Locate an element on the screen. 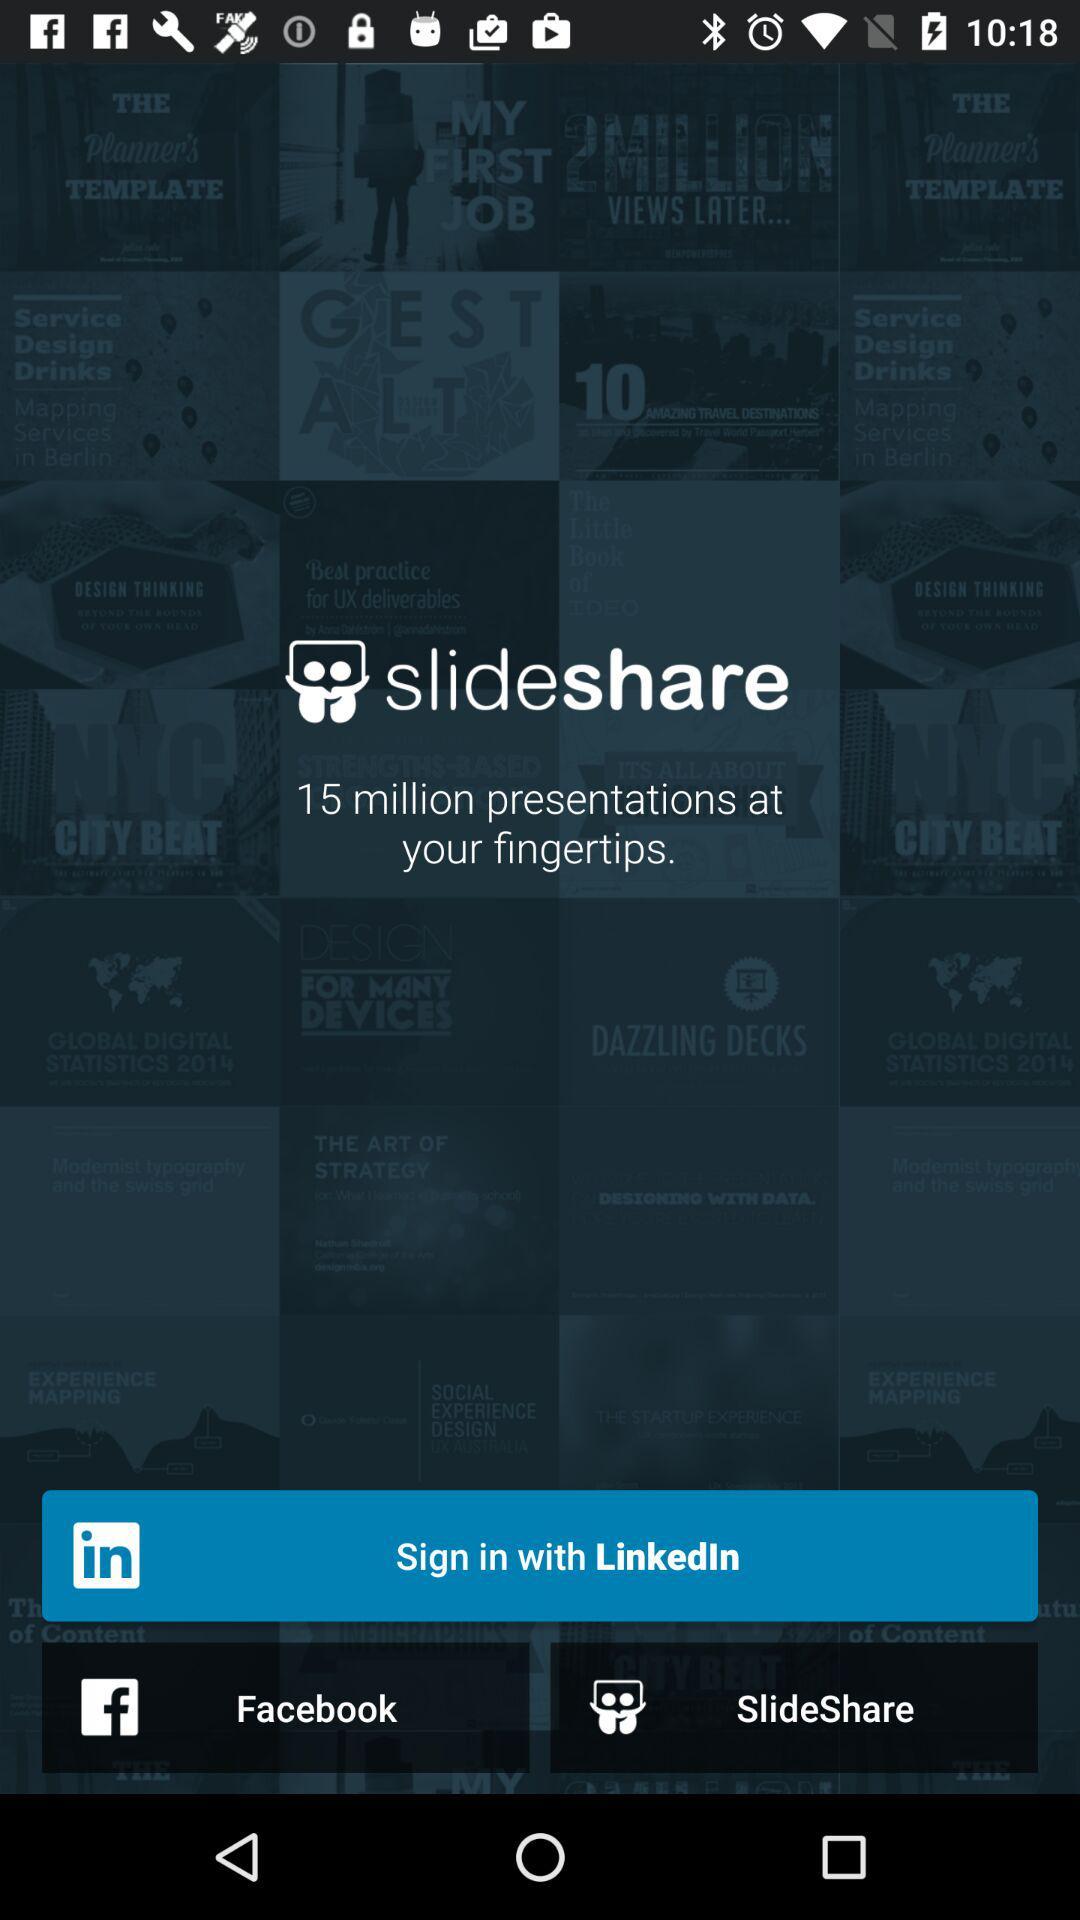 The width and height of the screenshot is (1080, 1920). sign in with item is located at coordinates (540, 1554).